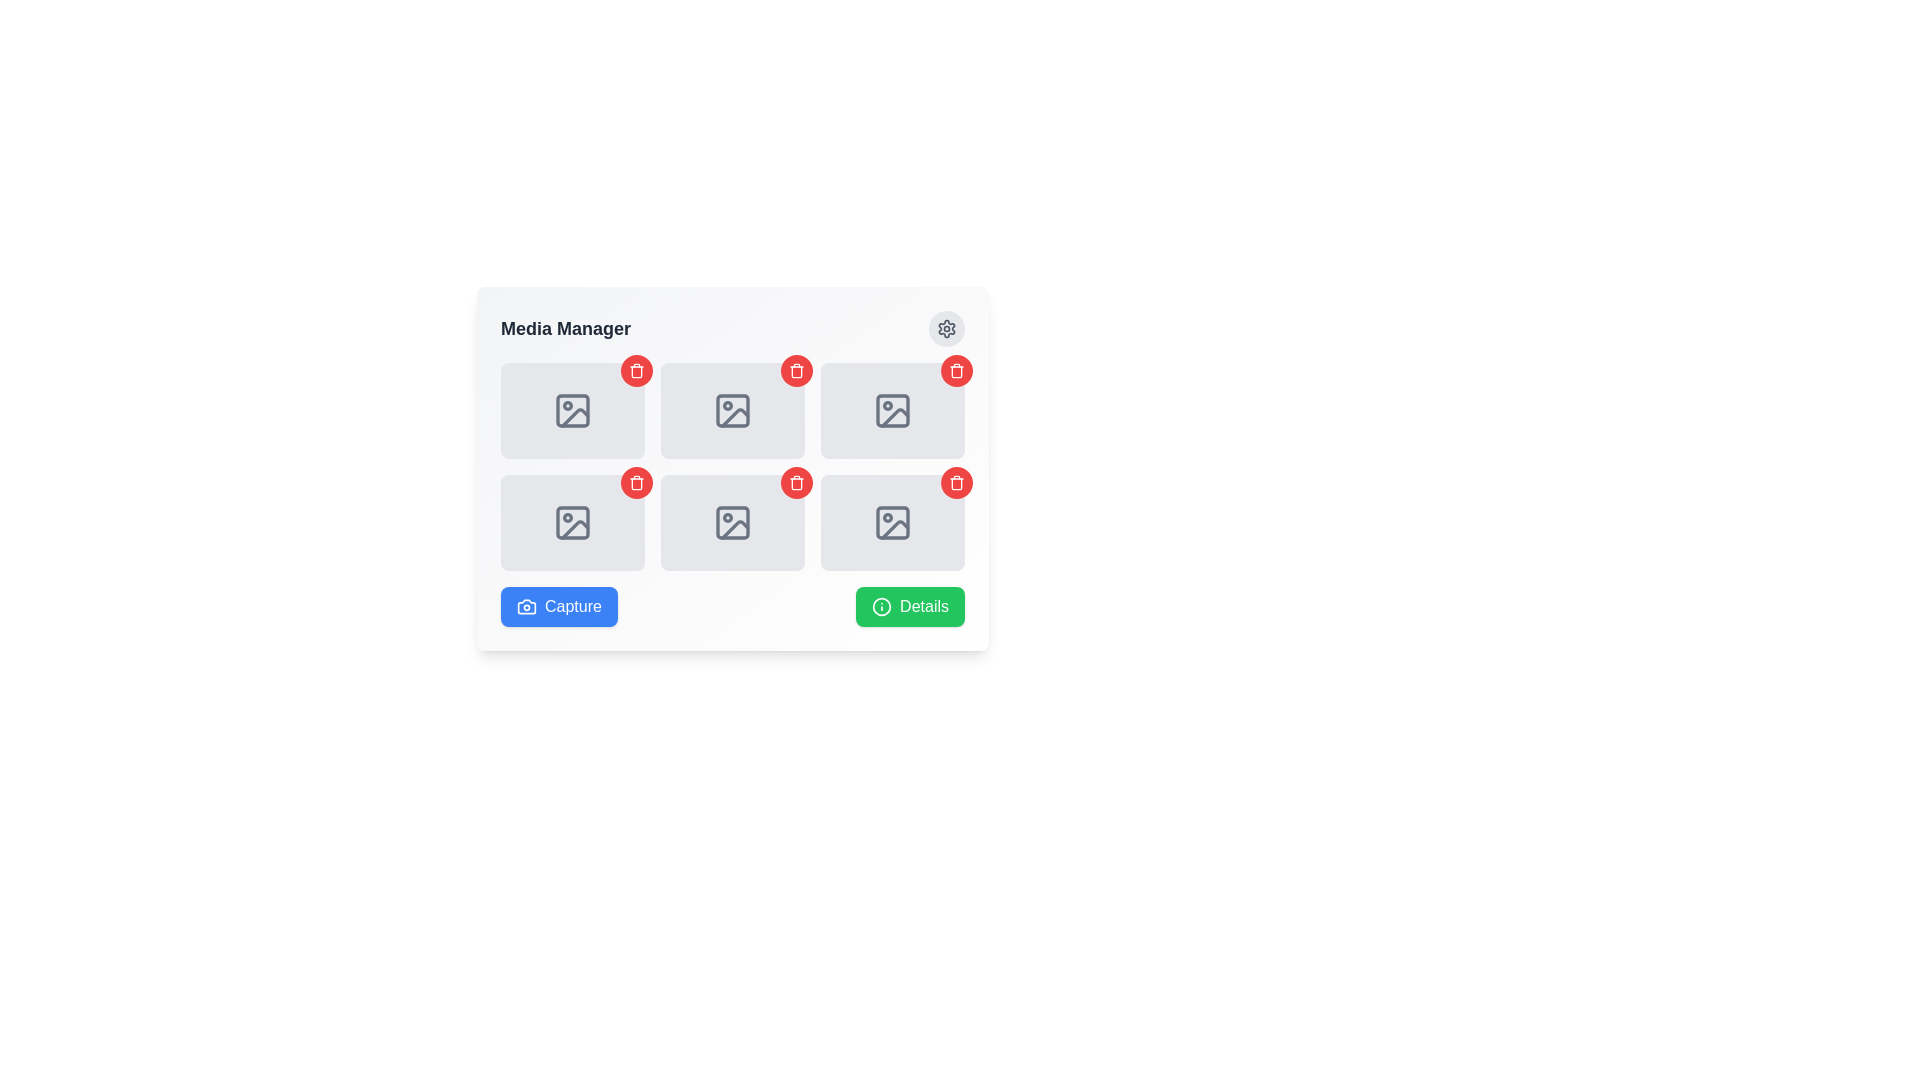  What do you see at coordinates (891, 410) in the screenshot?
I see `the small rounded rectangle decorative component that is centered within the image icon located in the second row and third column of the grid` at bounding box center [891, 410].